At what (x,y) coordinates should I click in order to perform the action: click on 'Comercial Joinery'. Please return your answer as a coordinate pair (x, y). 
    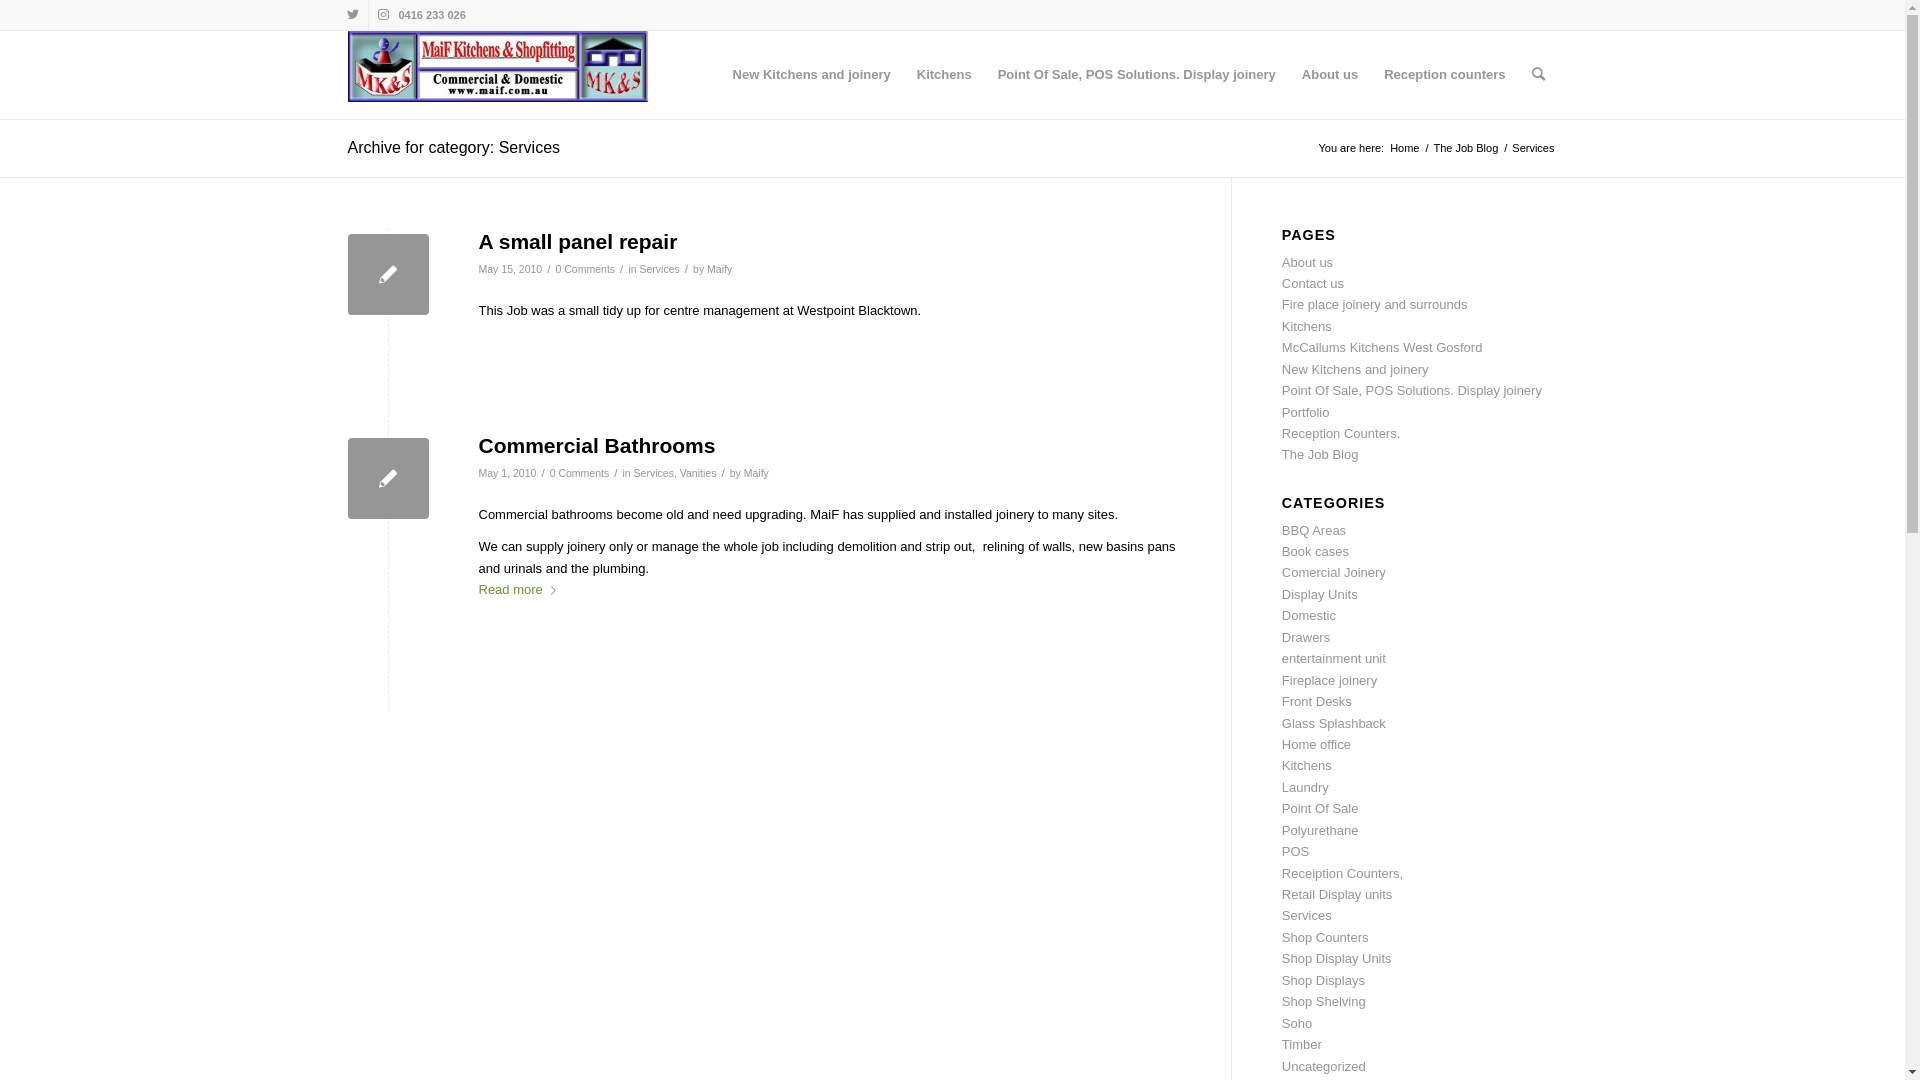
    Looking at the image, I should click on (1334, 572).